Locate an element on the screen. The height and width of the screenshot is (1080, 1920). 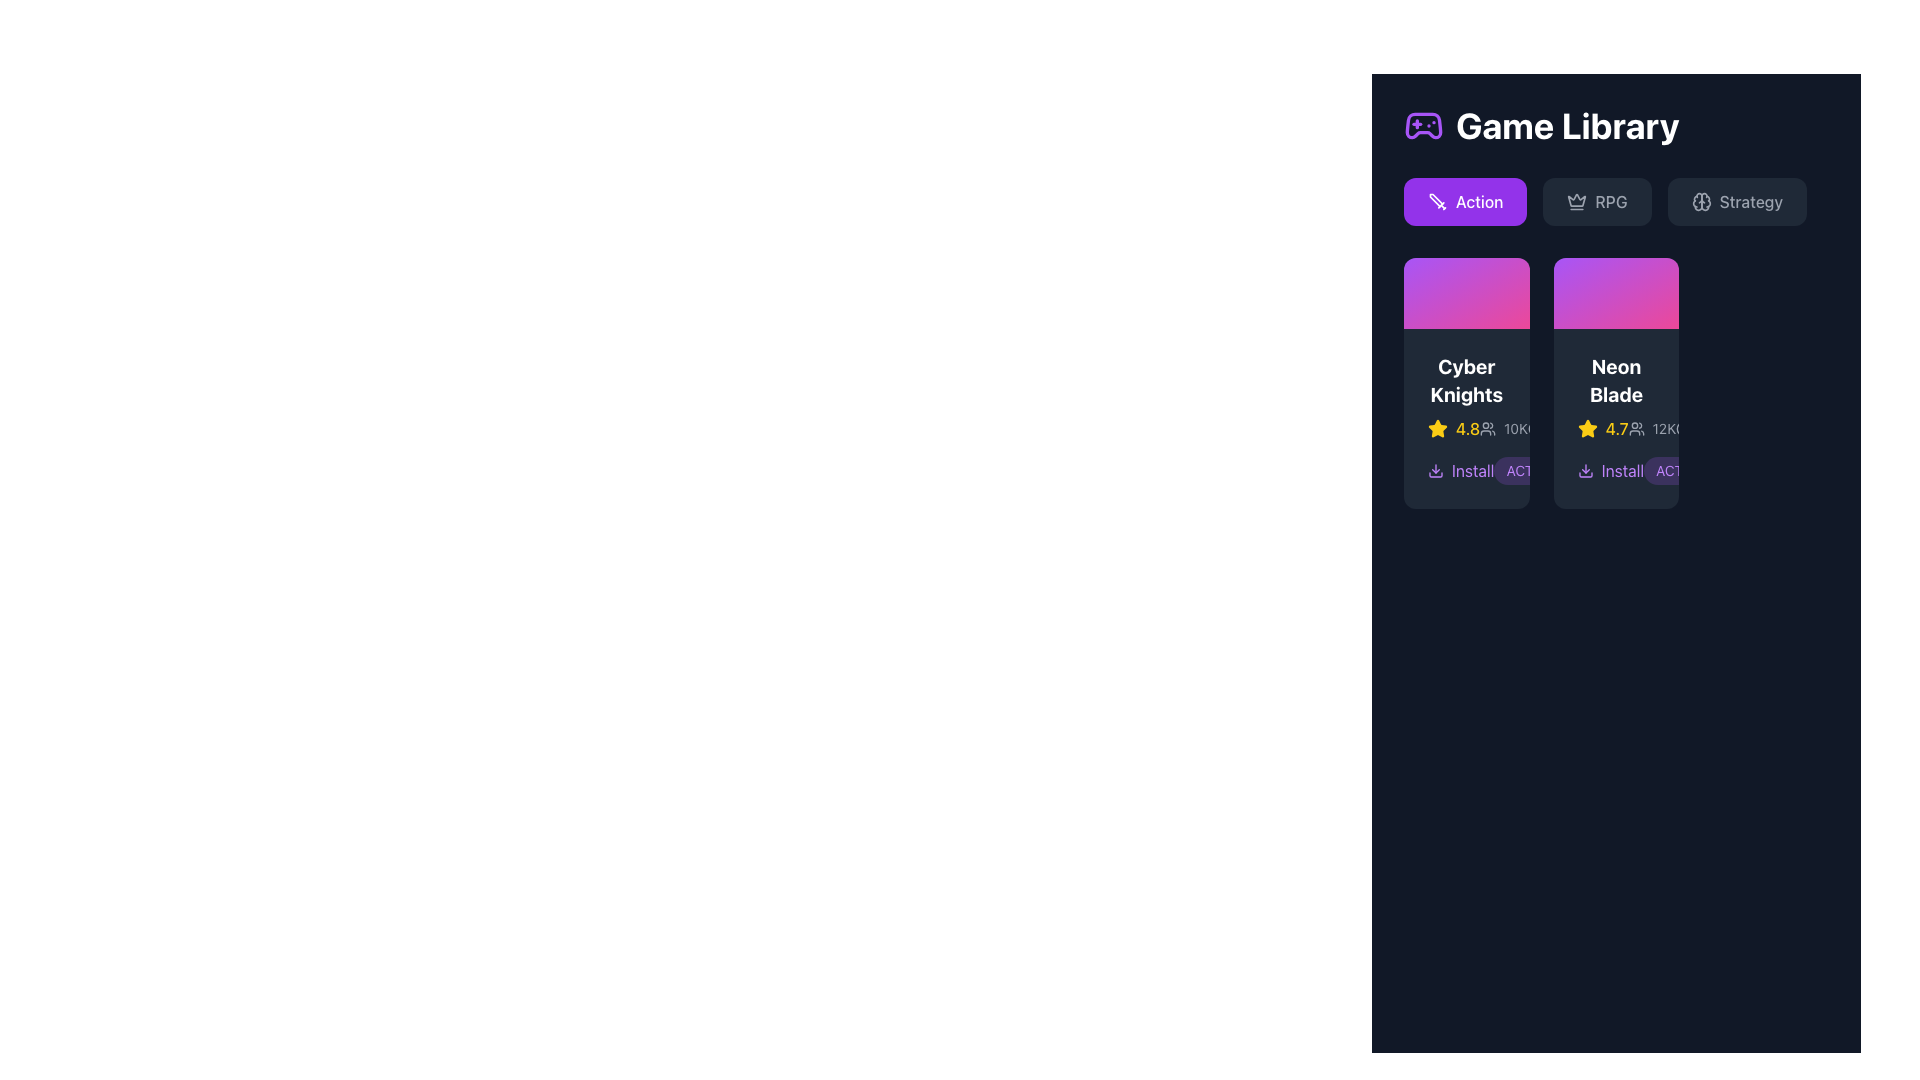
the user icon, which is represented by stylized silhouettes of two individuals, located to the left of the text '12K' in the lower-right portion of the 'Neon Blade' card is located at coordinates (1636, 427).